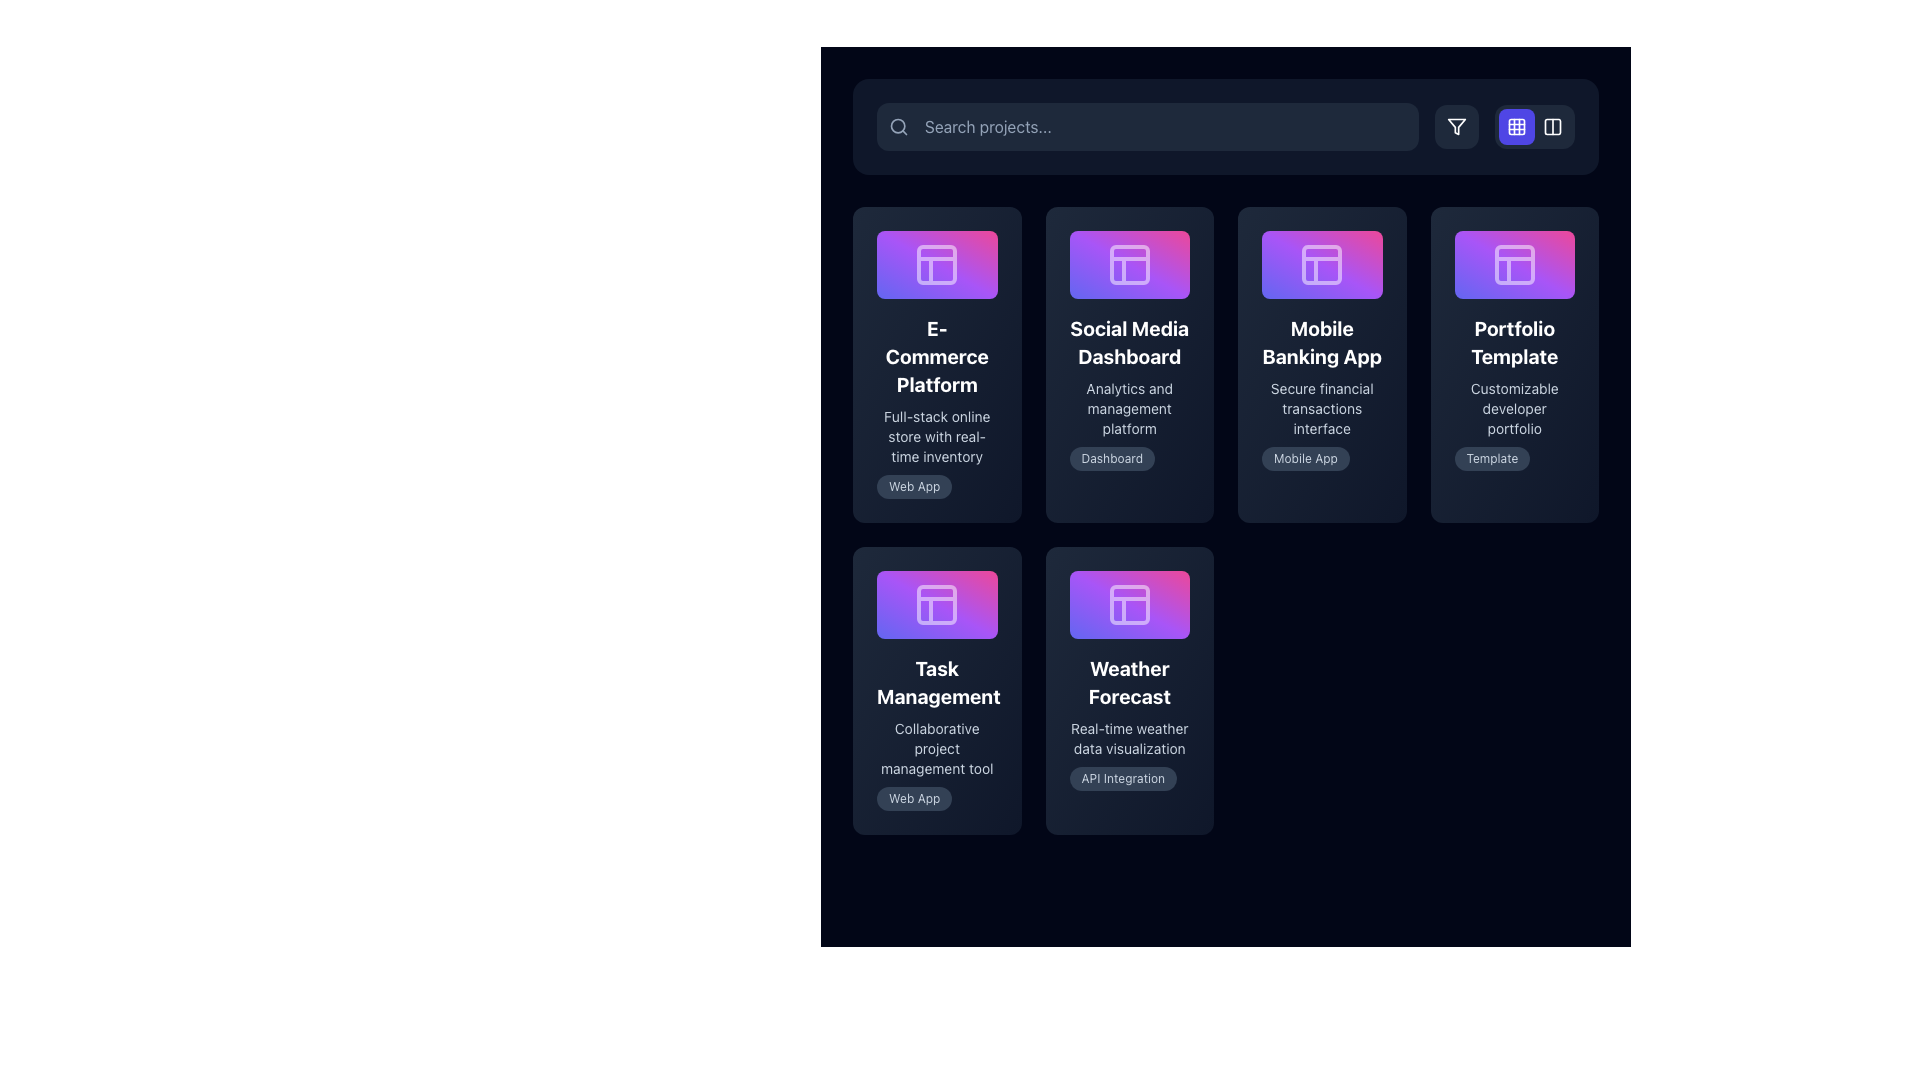  What do you see at coordinates (1457, 127) in the screenshot?
I see `the graphic funnel-shaped icon in the navigation bar` at bounding box center [1457, 127].